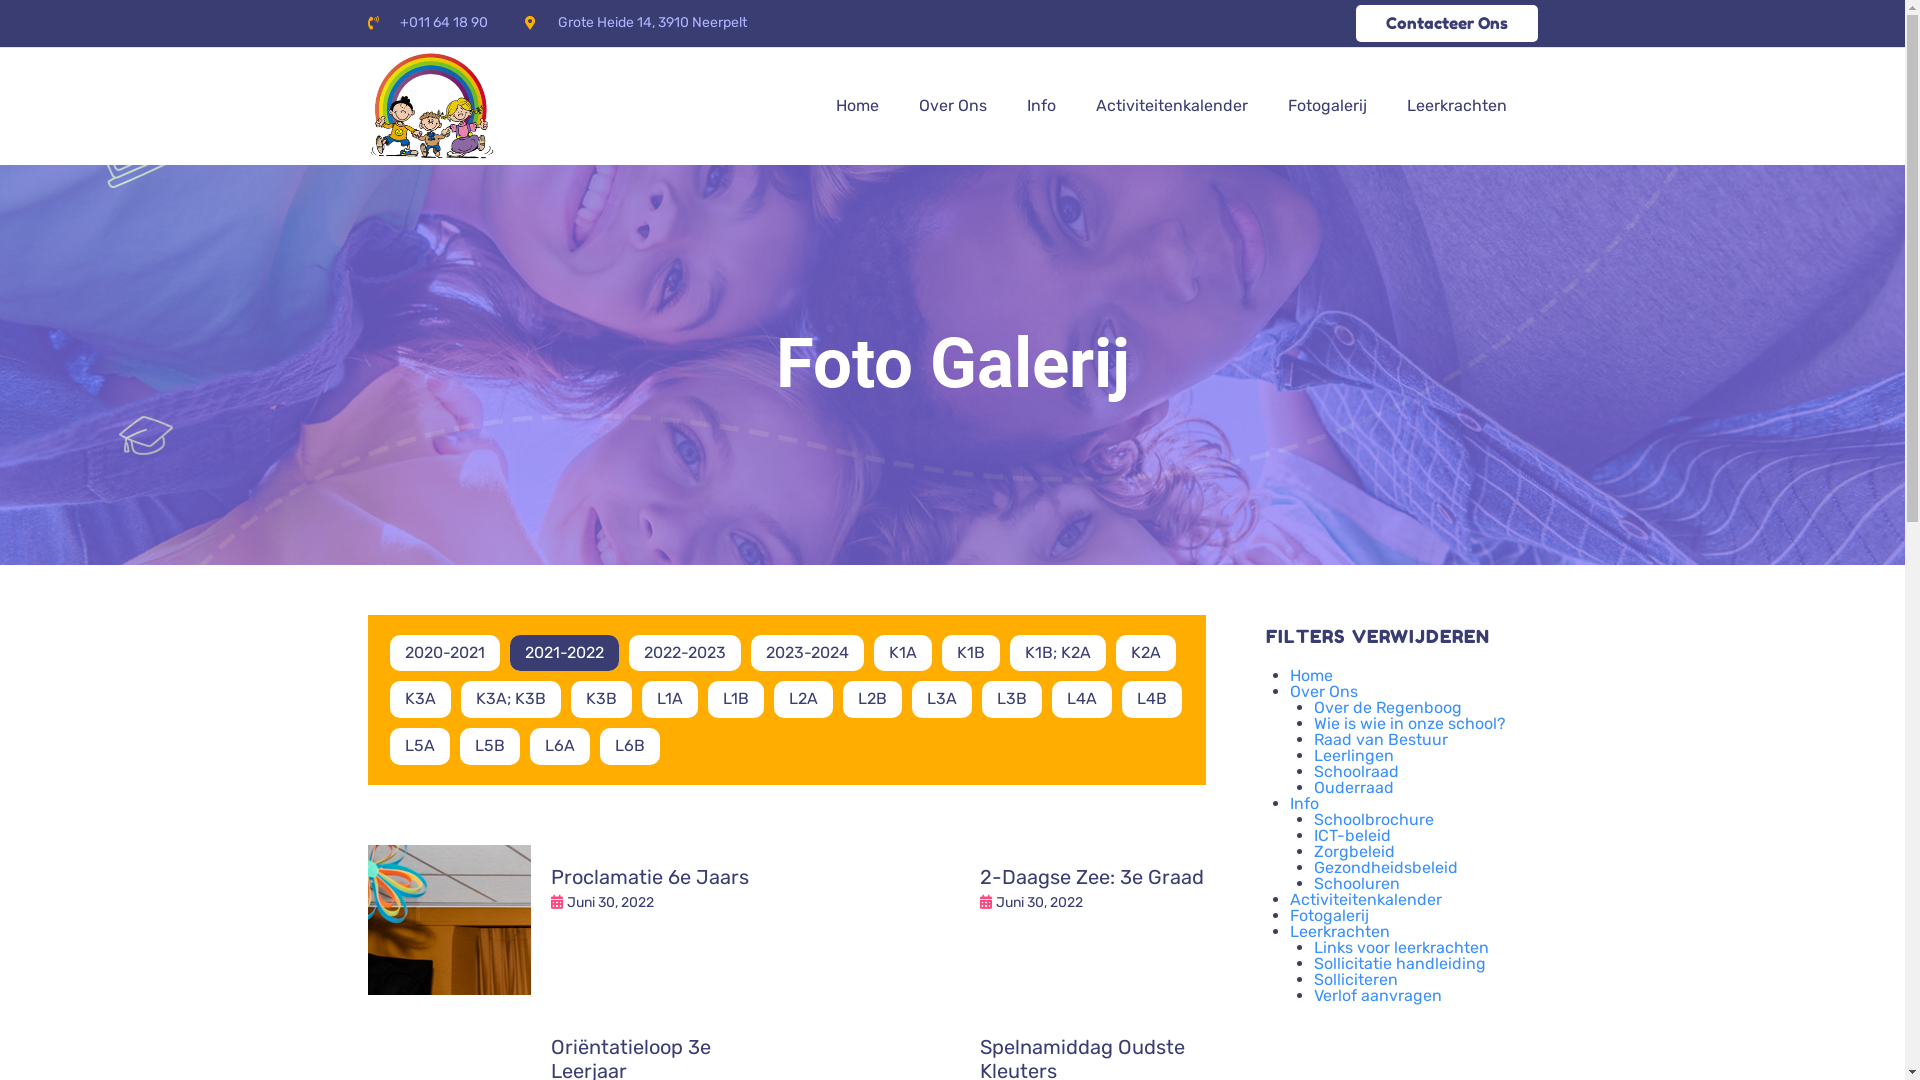 The width and height of the screenshot is (1920, 1080). Describe the element at coordinates (1386, 706) in the screenshot. I see `'Over de Regenboog'` at that location.